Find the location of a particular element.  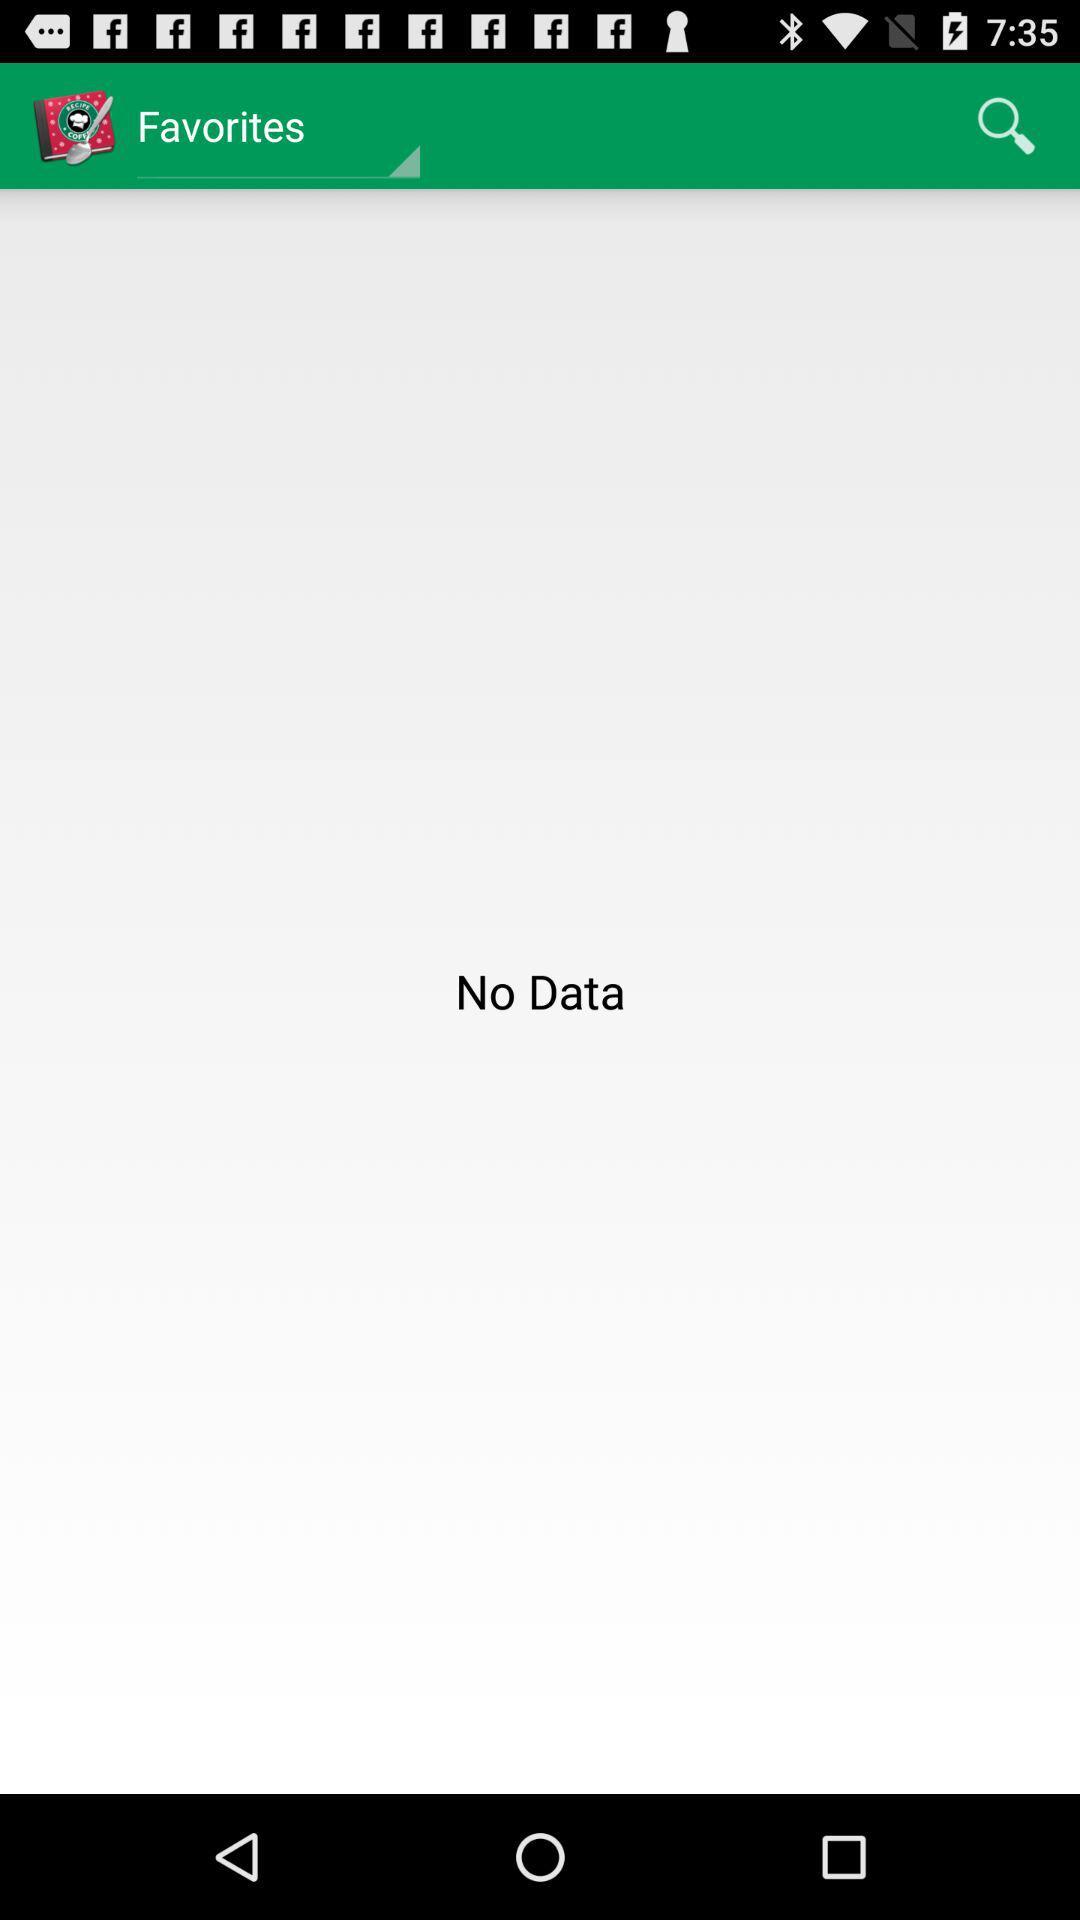

the icon next to the favorites is located at coordinates (1006, 124).